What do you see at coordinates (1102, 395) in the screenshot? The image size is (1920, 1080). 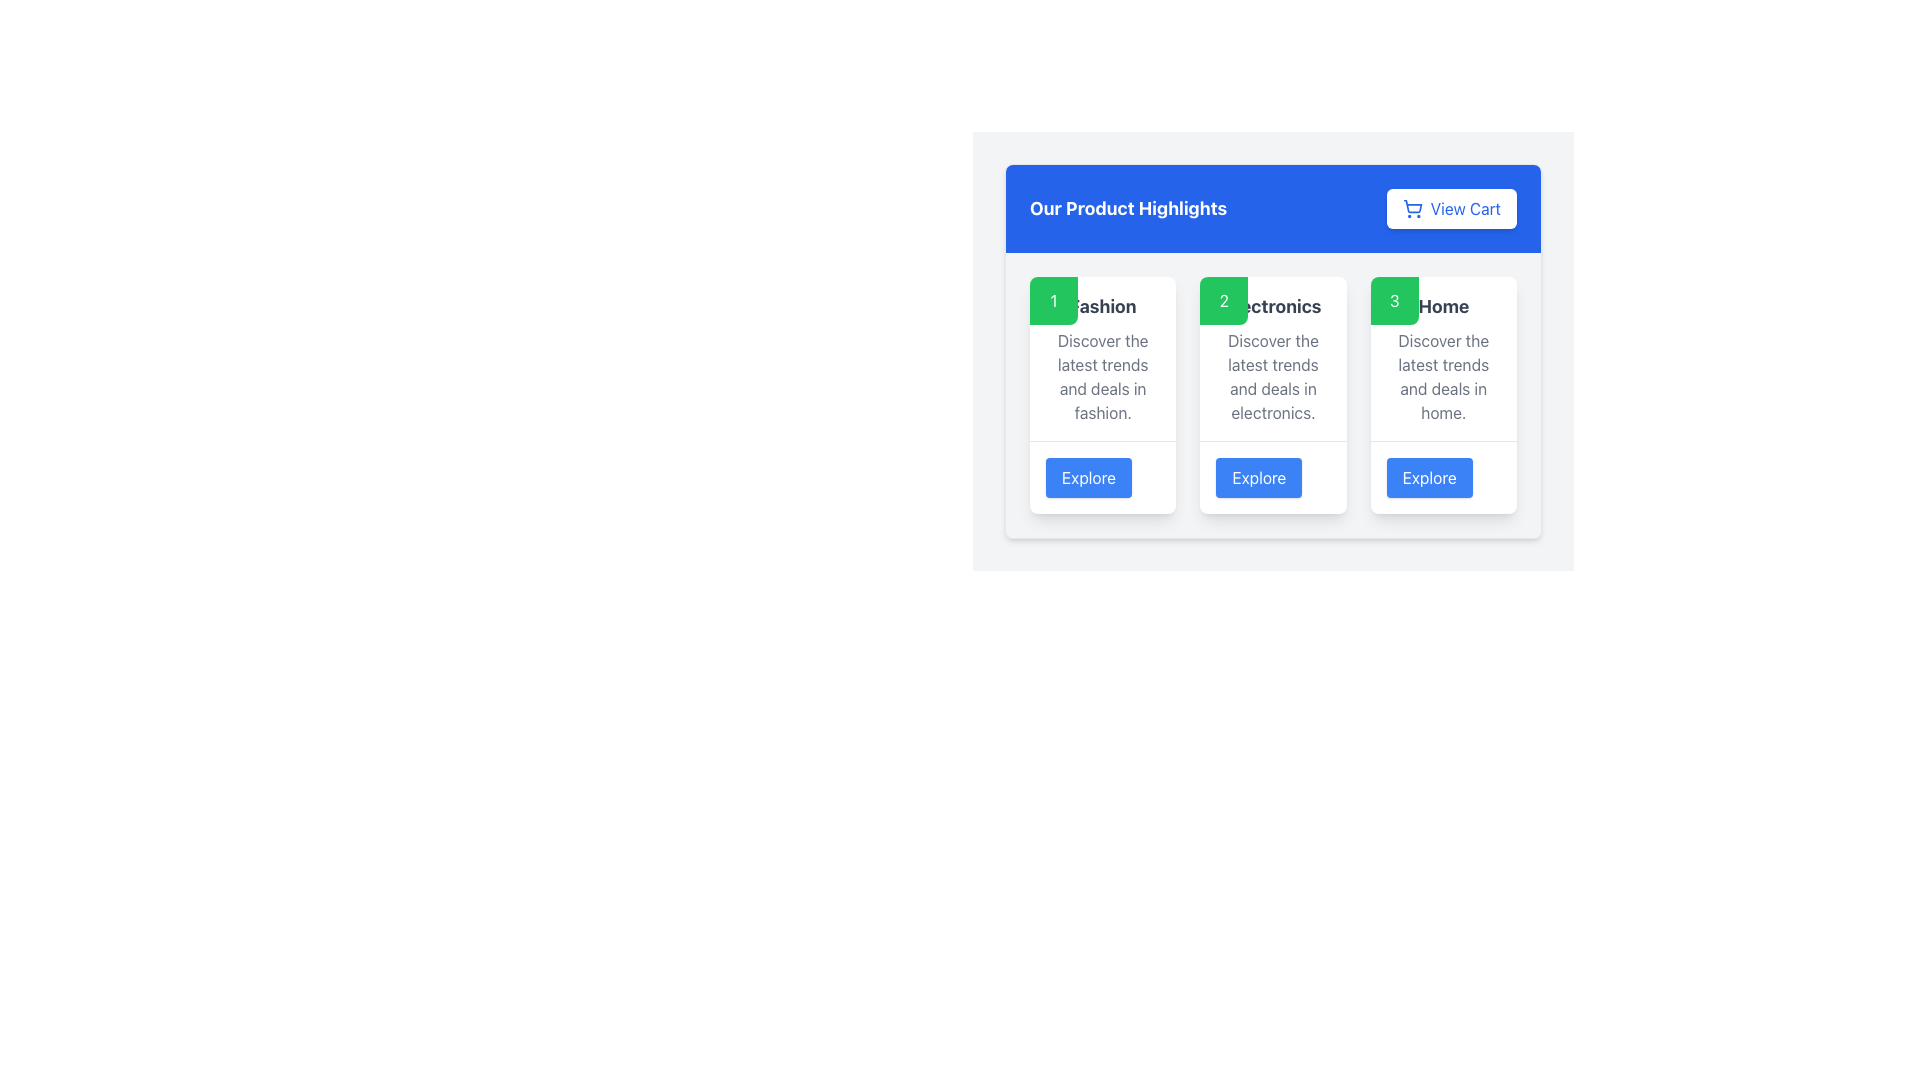 I see `the 'Fashion' card, which is the first card in a grid layout with a white background and a blue button labeled 'Explore'` at bounding box center [1102, 395].